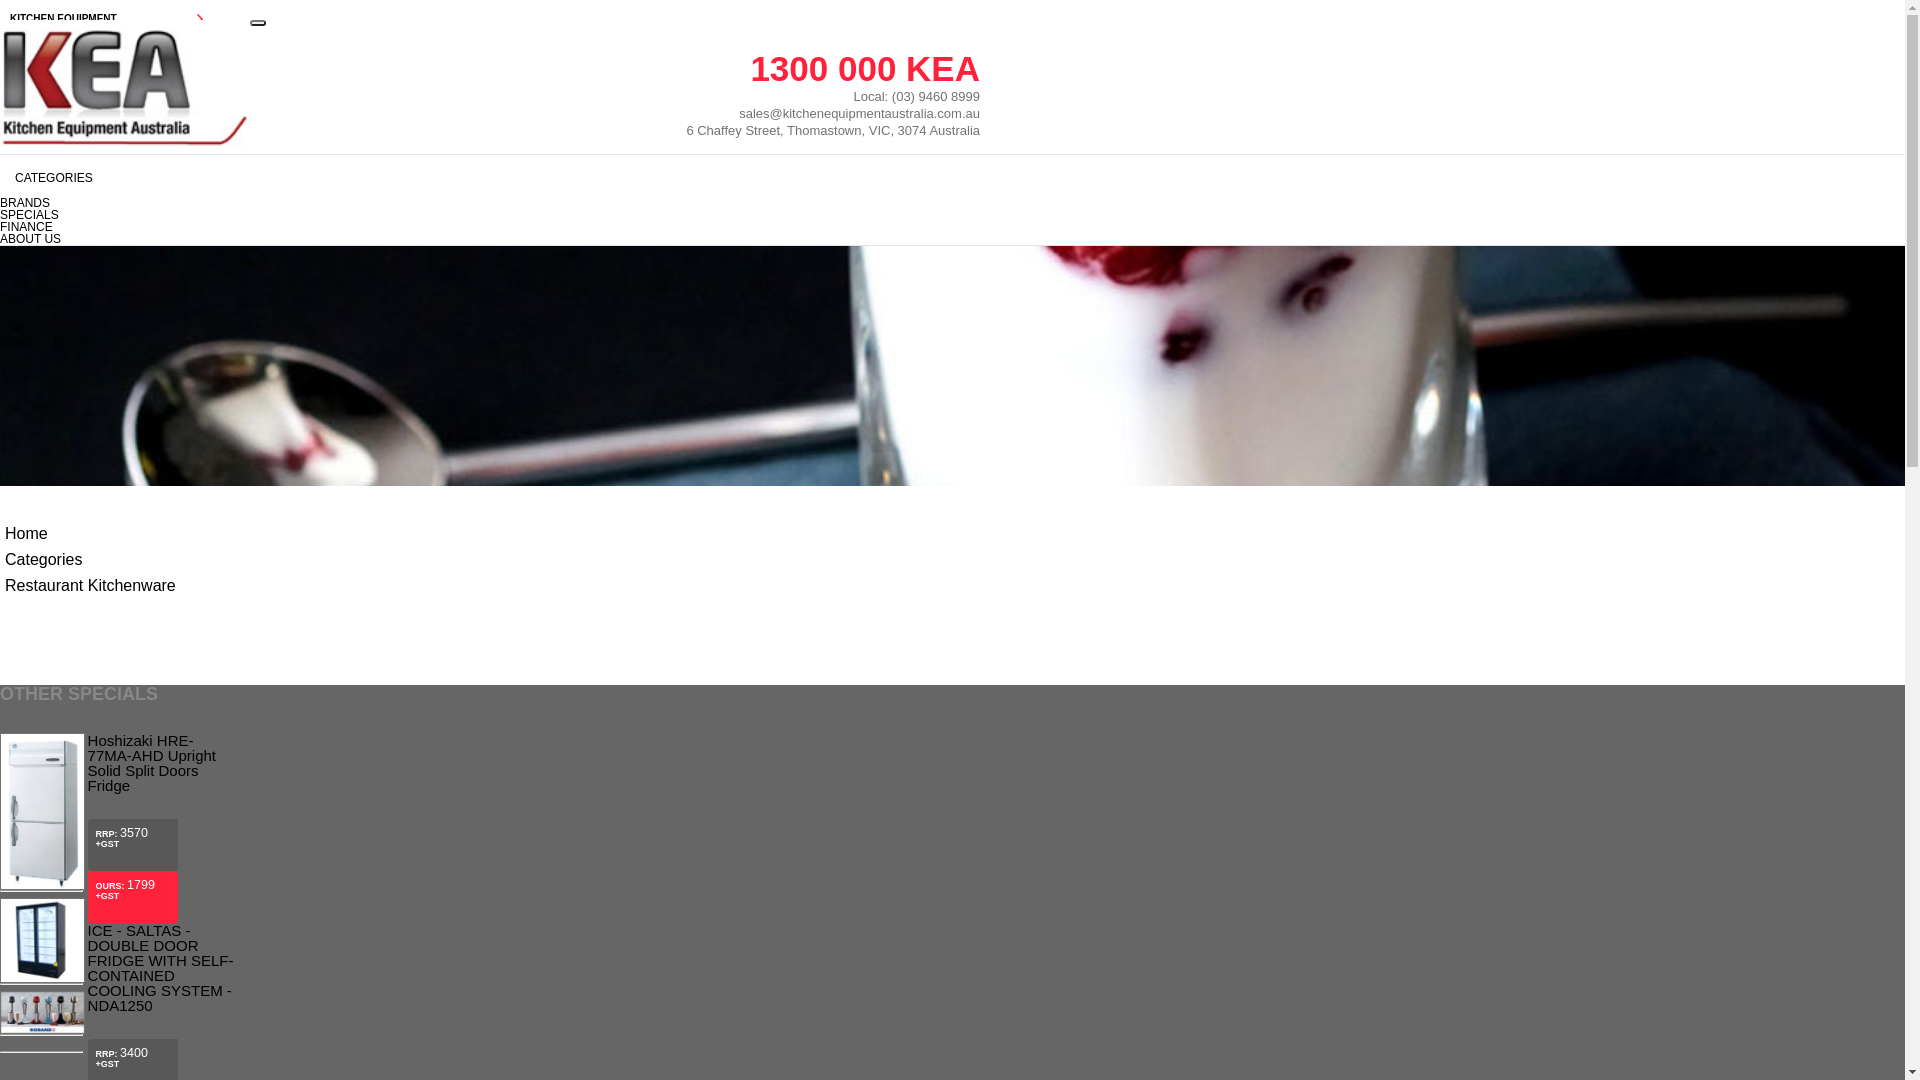  What do you see at coordinates (109, 19) in the screenshot?
I see `'KITCHEN EQUIPMENT'` at bounding box center [109, 19].